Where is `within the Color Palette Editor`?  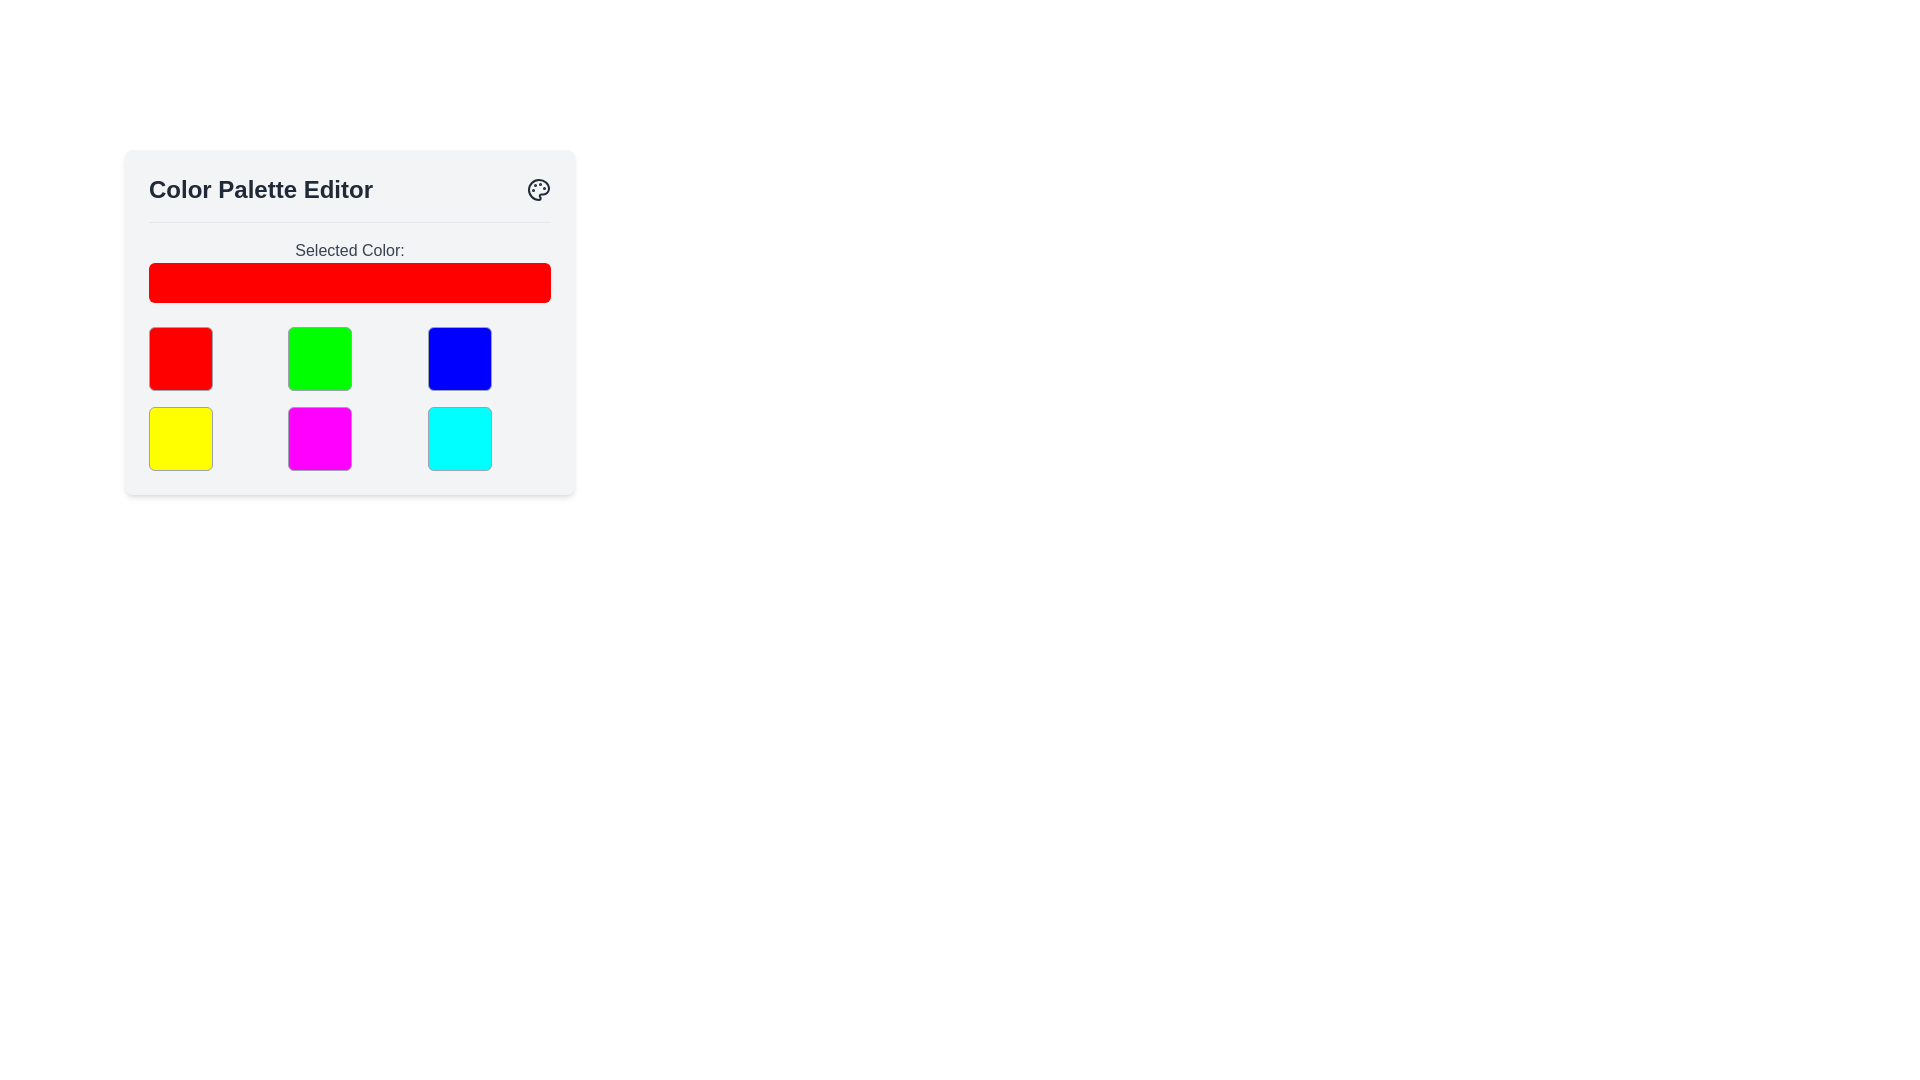
within the Color Palette Editor is located at coordinates (350, 321).